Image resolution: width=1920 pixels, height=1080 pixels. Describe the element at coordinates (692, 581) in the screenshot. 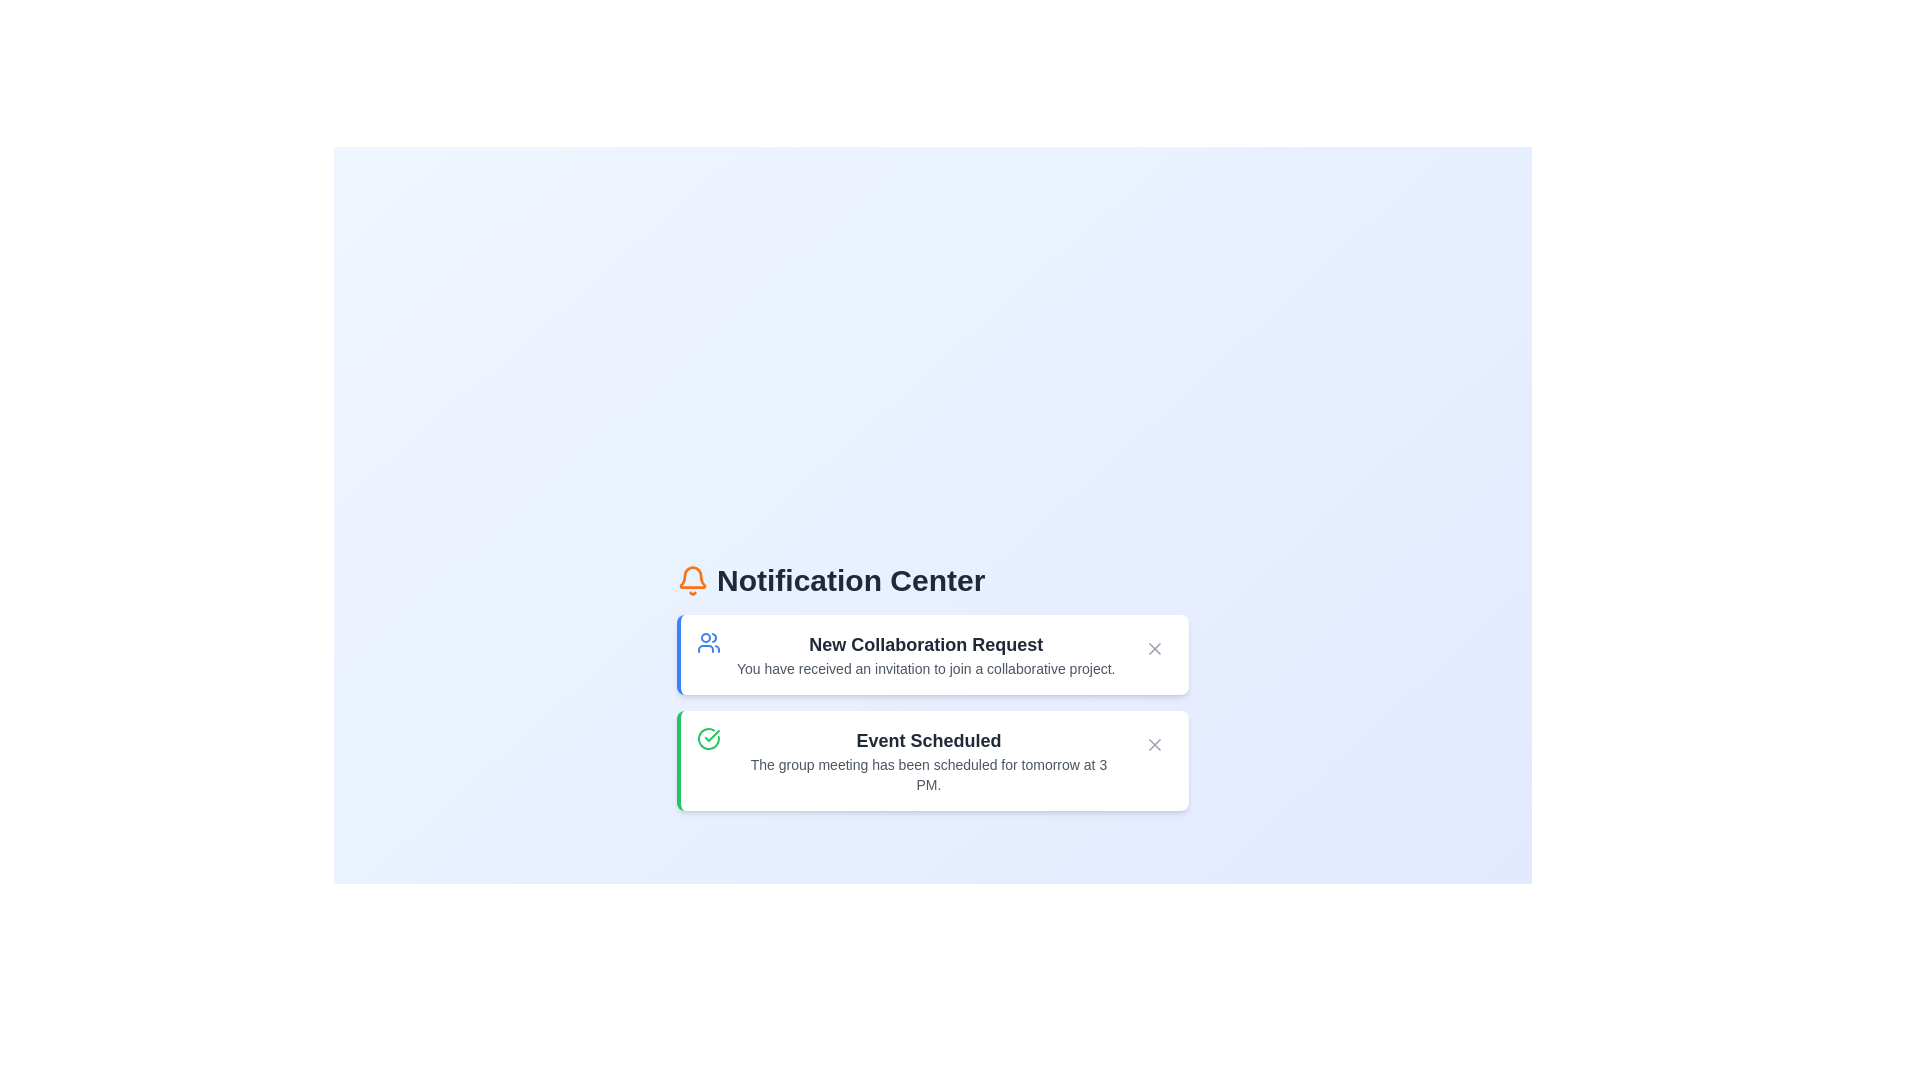

I see `the bell-shaped icon with an orange stroke located to the left of the 'Notification Center' text` at that location.